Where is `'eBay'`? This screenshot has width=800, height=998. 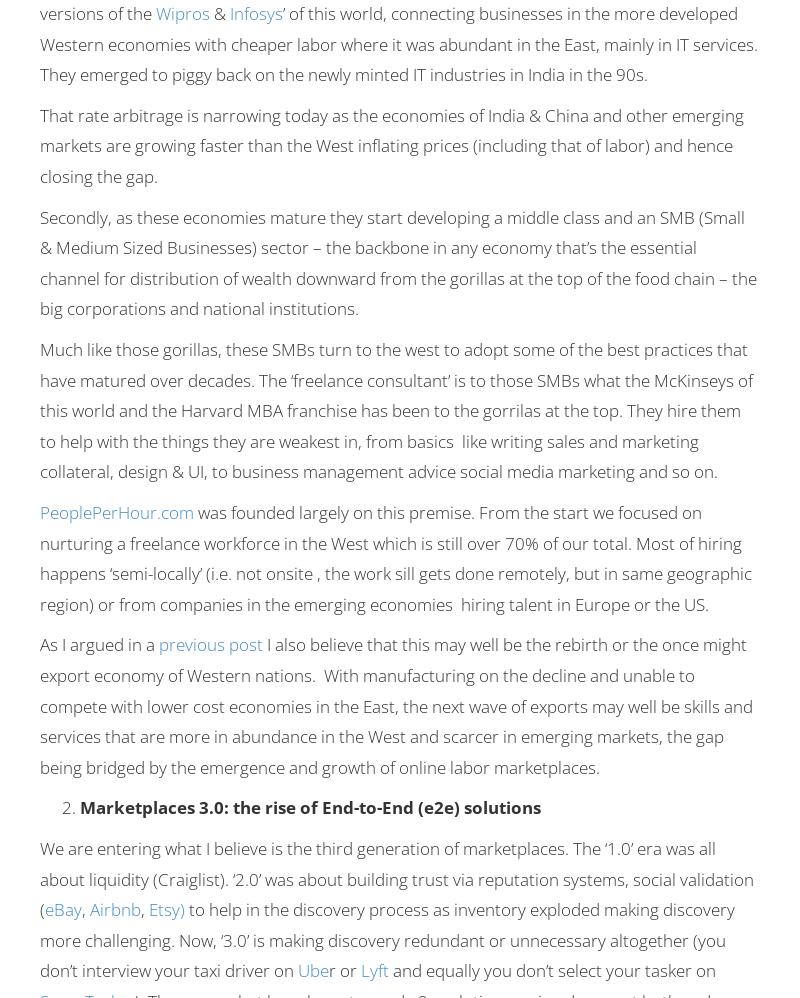
'eBay' is located at coordinates (62, 909).